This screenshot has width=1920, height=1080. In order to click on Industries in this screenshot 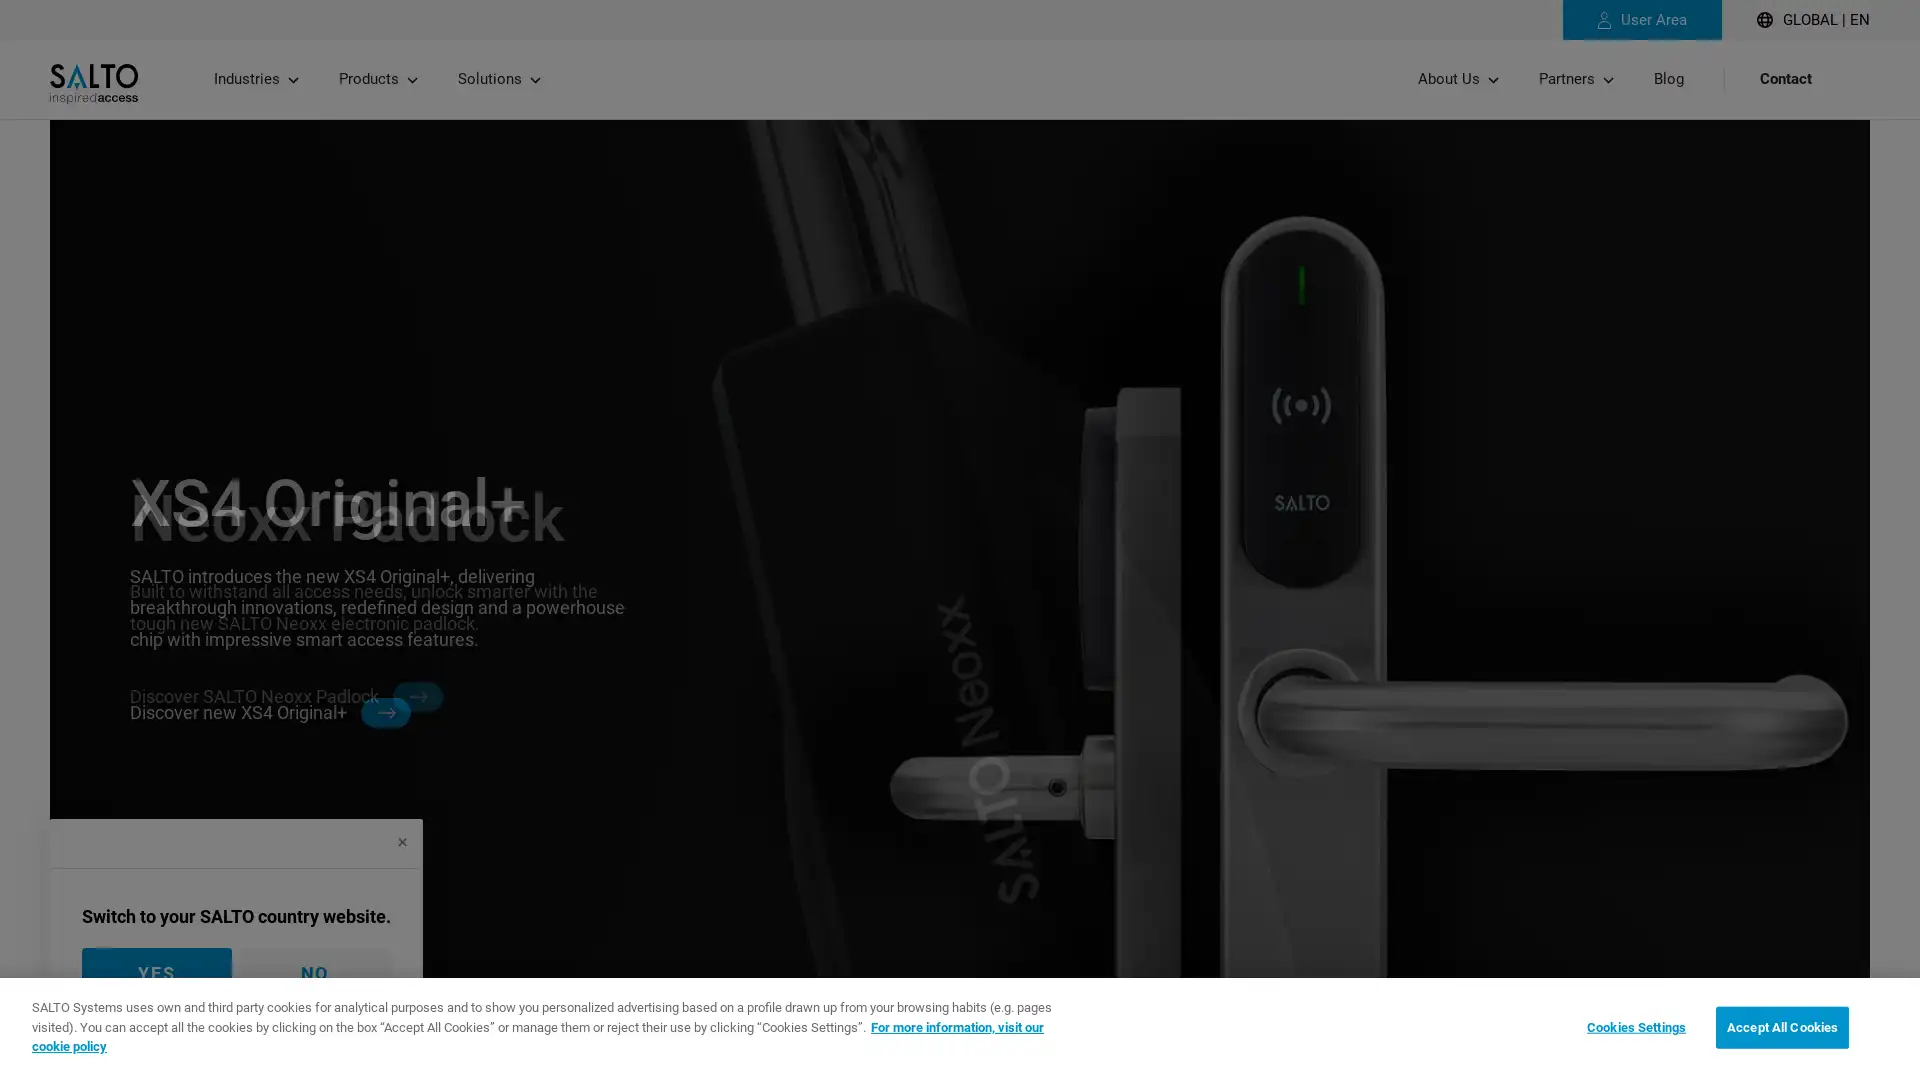, I will do `click(255, 77)`.